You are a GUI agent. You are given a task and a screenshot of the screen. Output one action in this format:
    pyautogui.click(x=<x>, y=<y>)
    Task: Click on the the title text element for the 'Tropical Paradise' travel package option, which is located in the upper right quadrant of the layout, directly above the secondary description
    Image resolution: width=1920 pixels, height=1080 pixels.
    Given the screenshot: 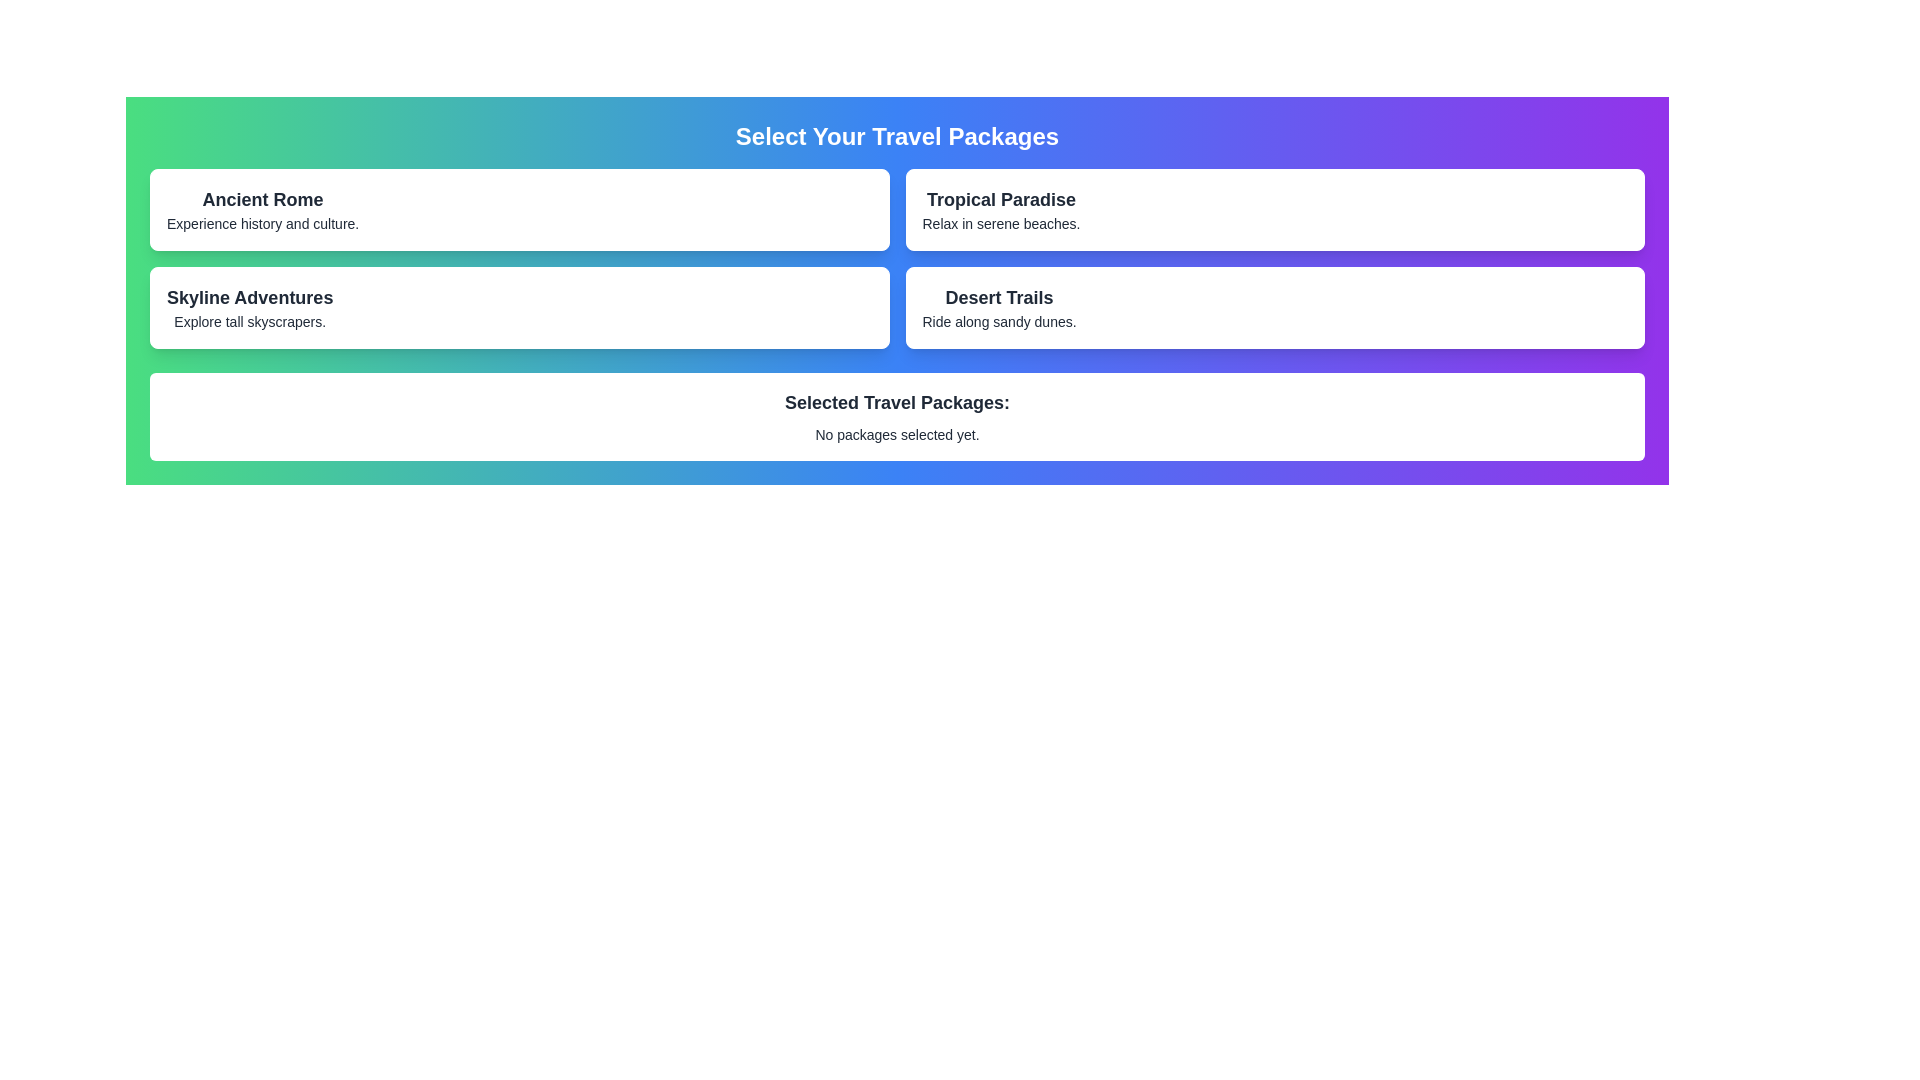 What is the action you would take?
    pyautogui.click(x=1001, y=200)
    